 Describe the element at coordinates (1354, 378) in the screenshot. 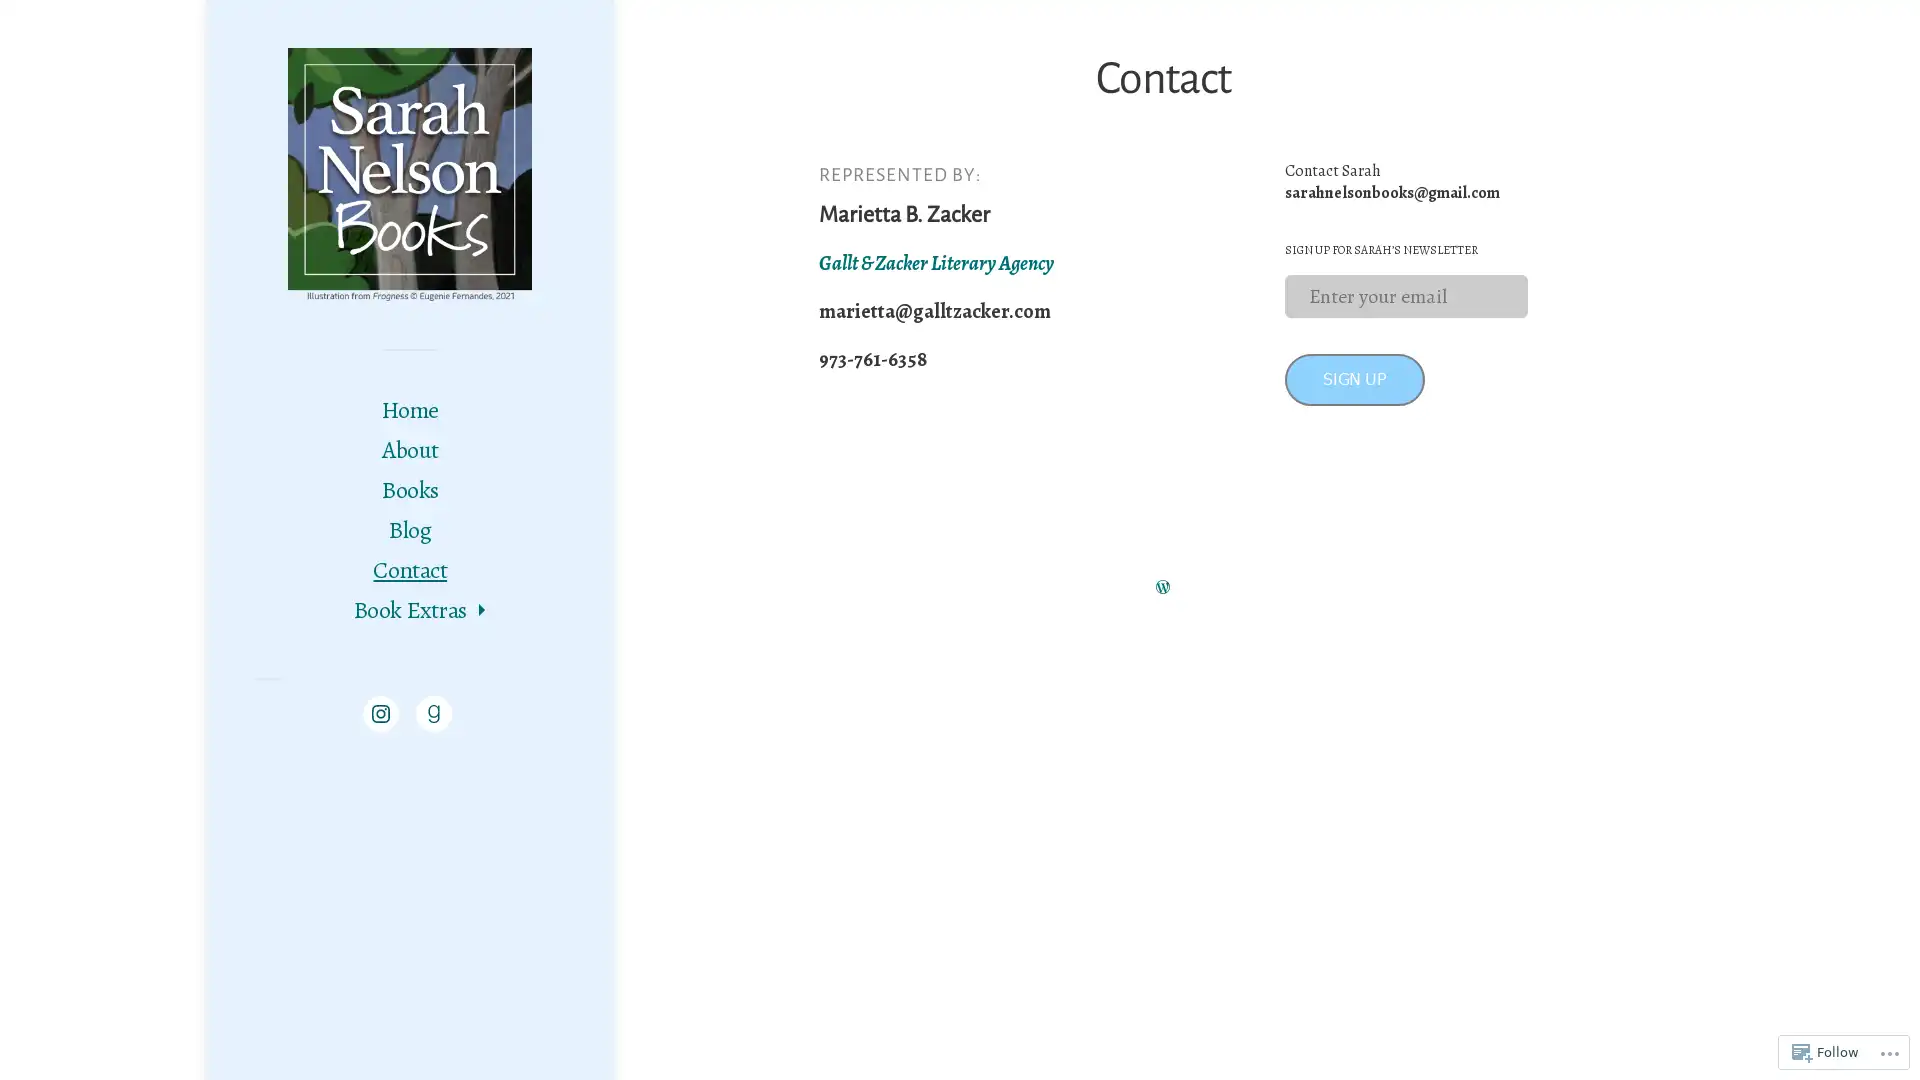

I see `SIGN UP` at that location.